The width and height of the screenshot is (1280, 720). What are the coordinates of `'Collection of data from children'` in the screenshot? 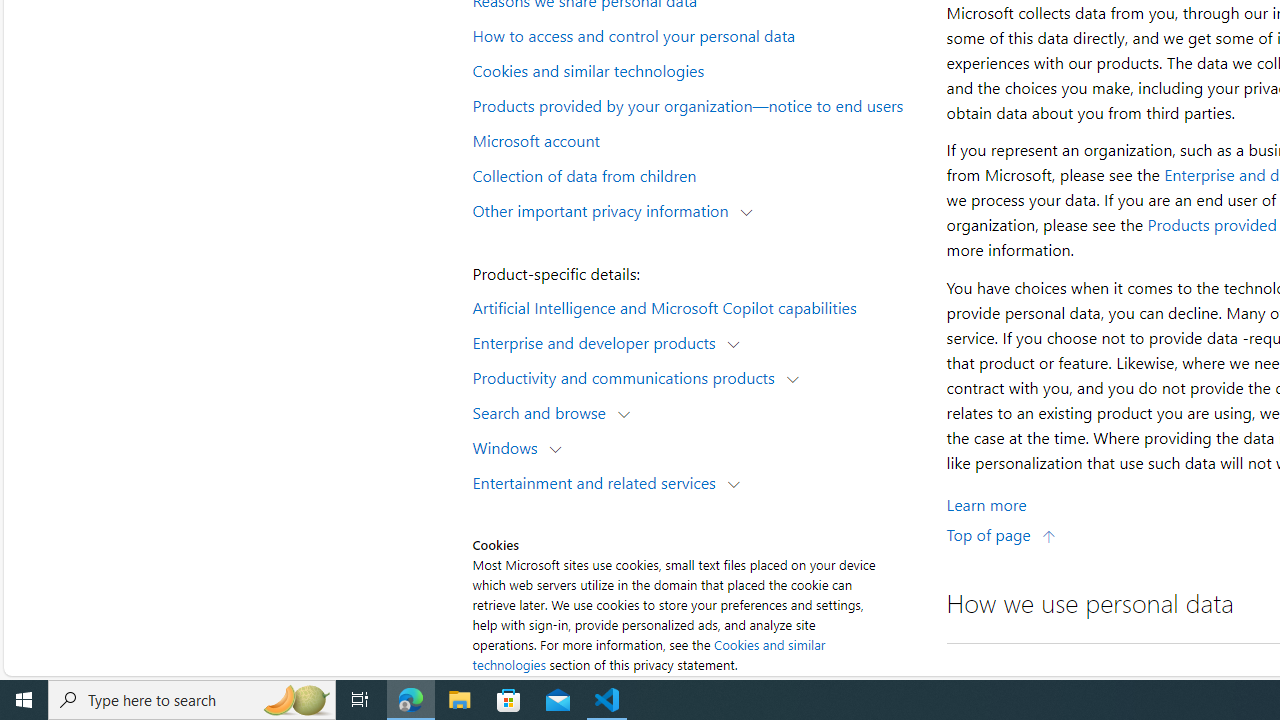 It's located at (696, 173).